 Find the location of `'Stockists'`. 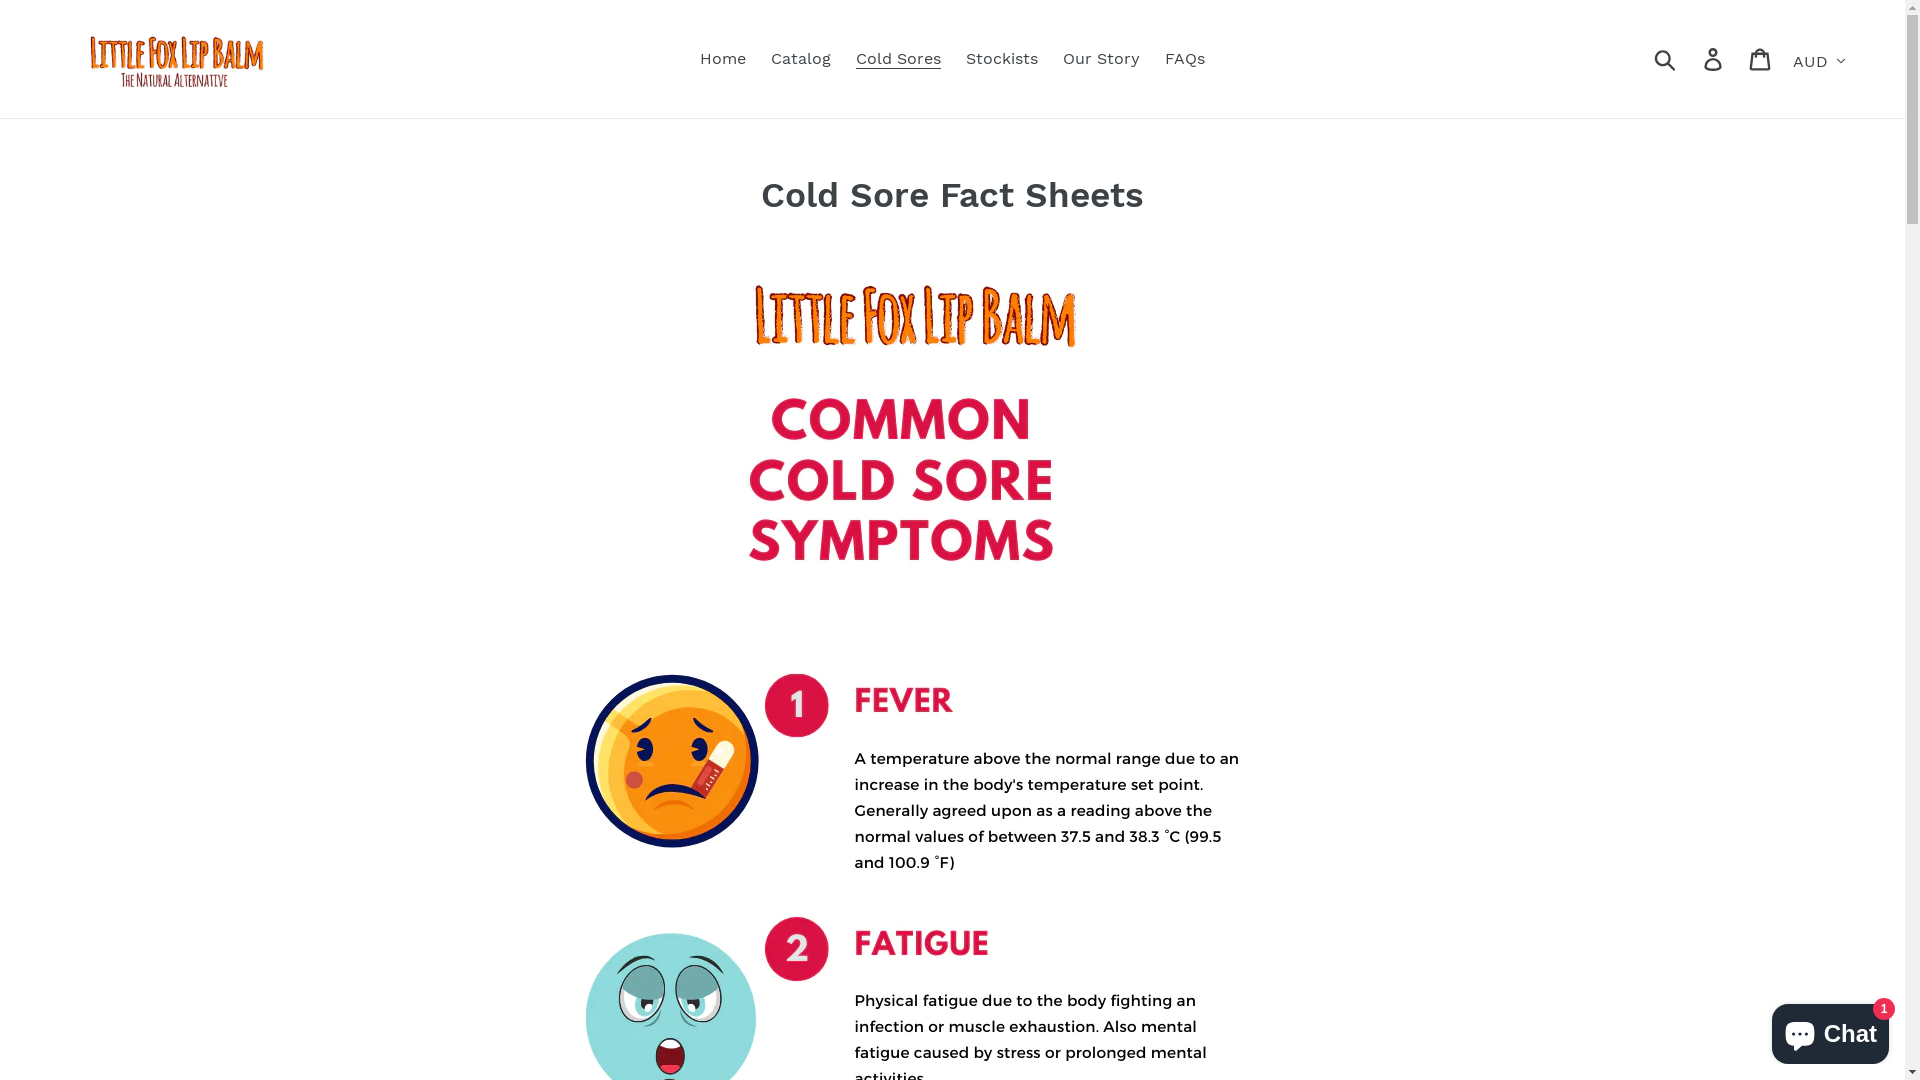

'Stockists' is located at coordinates (1002, 57).